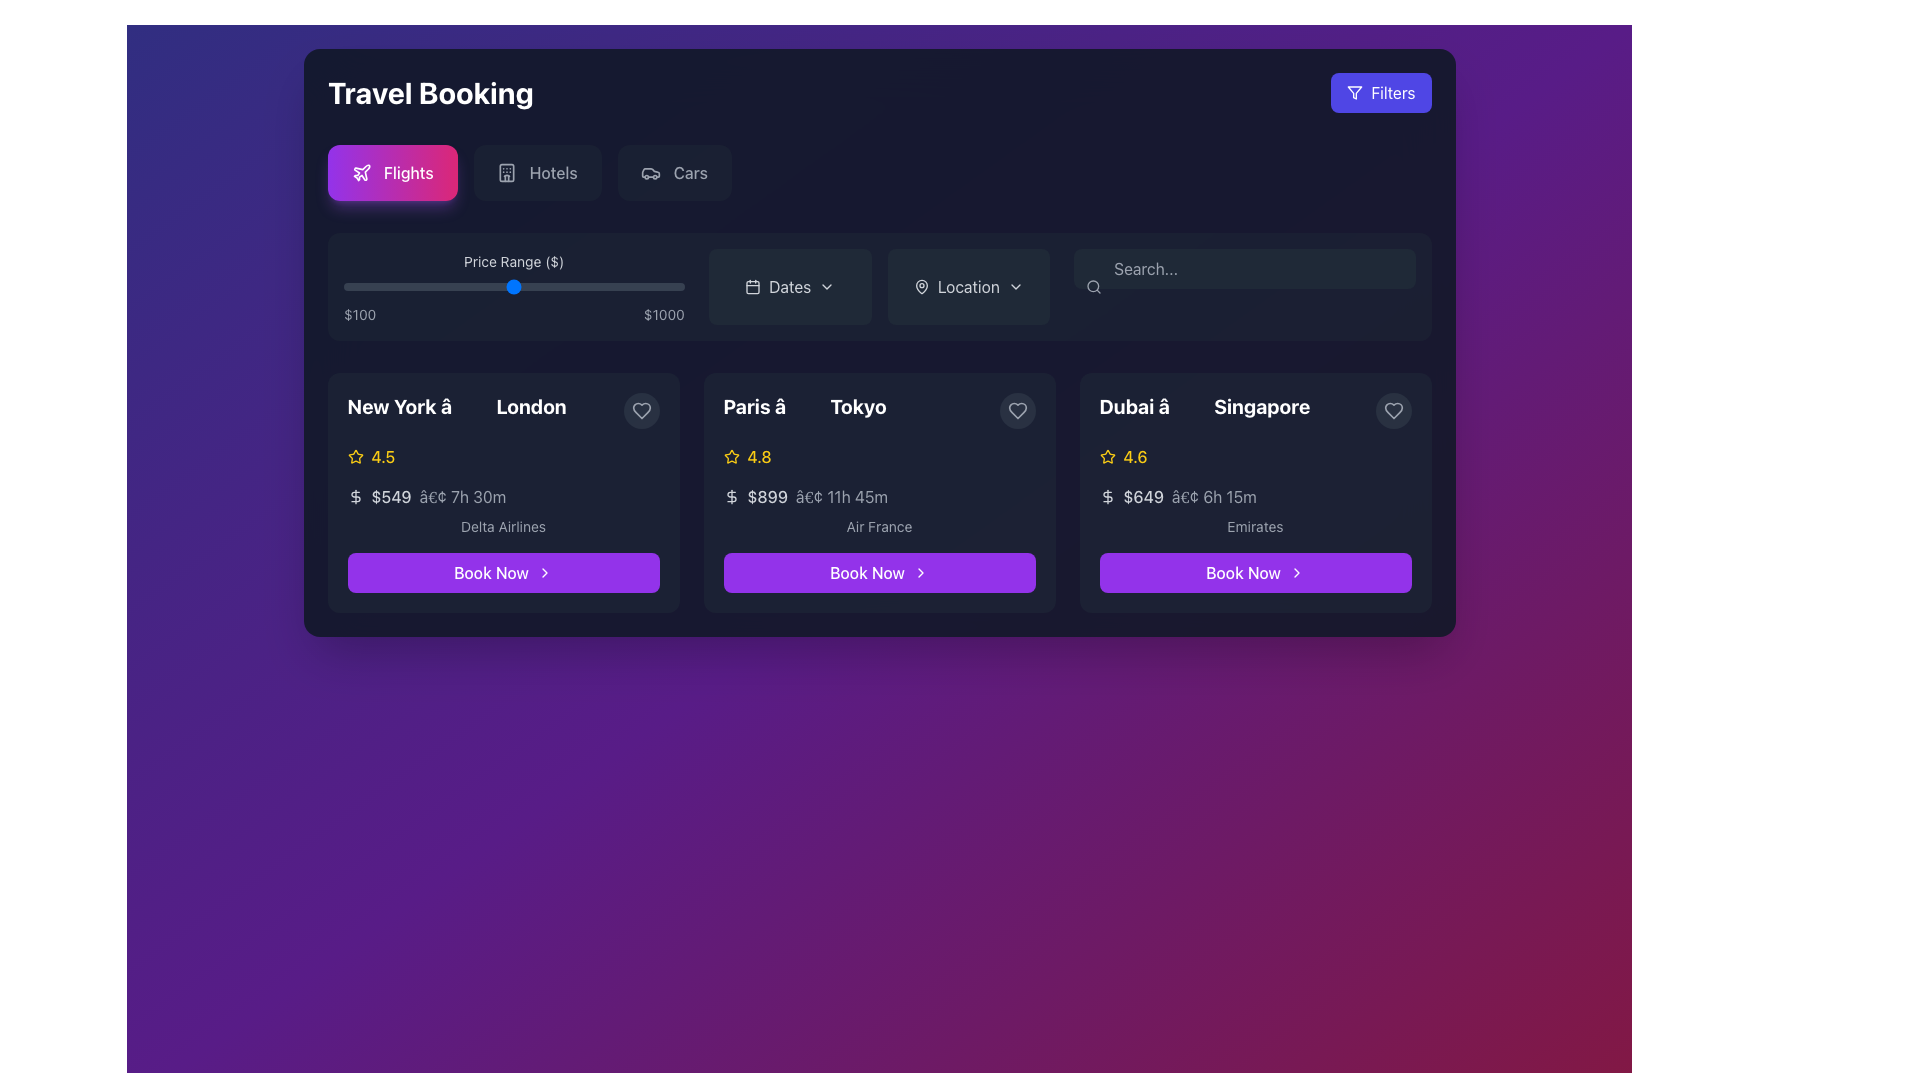 This screenshot has width=1920, height=1080. I want to click on the third button in the horizontal navigation bar for car bookings, located adjacent to the 'Hotels' button, so click(674, 172).